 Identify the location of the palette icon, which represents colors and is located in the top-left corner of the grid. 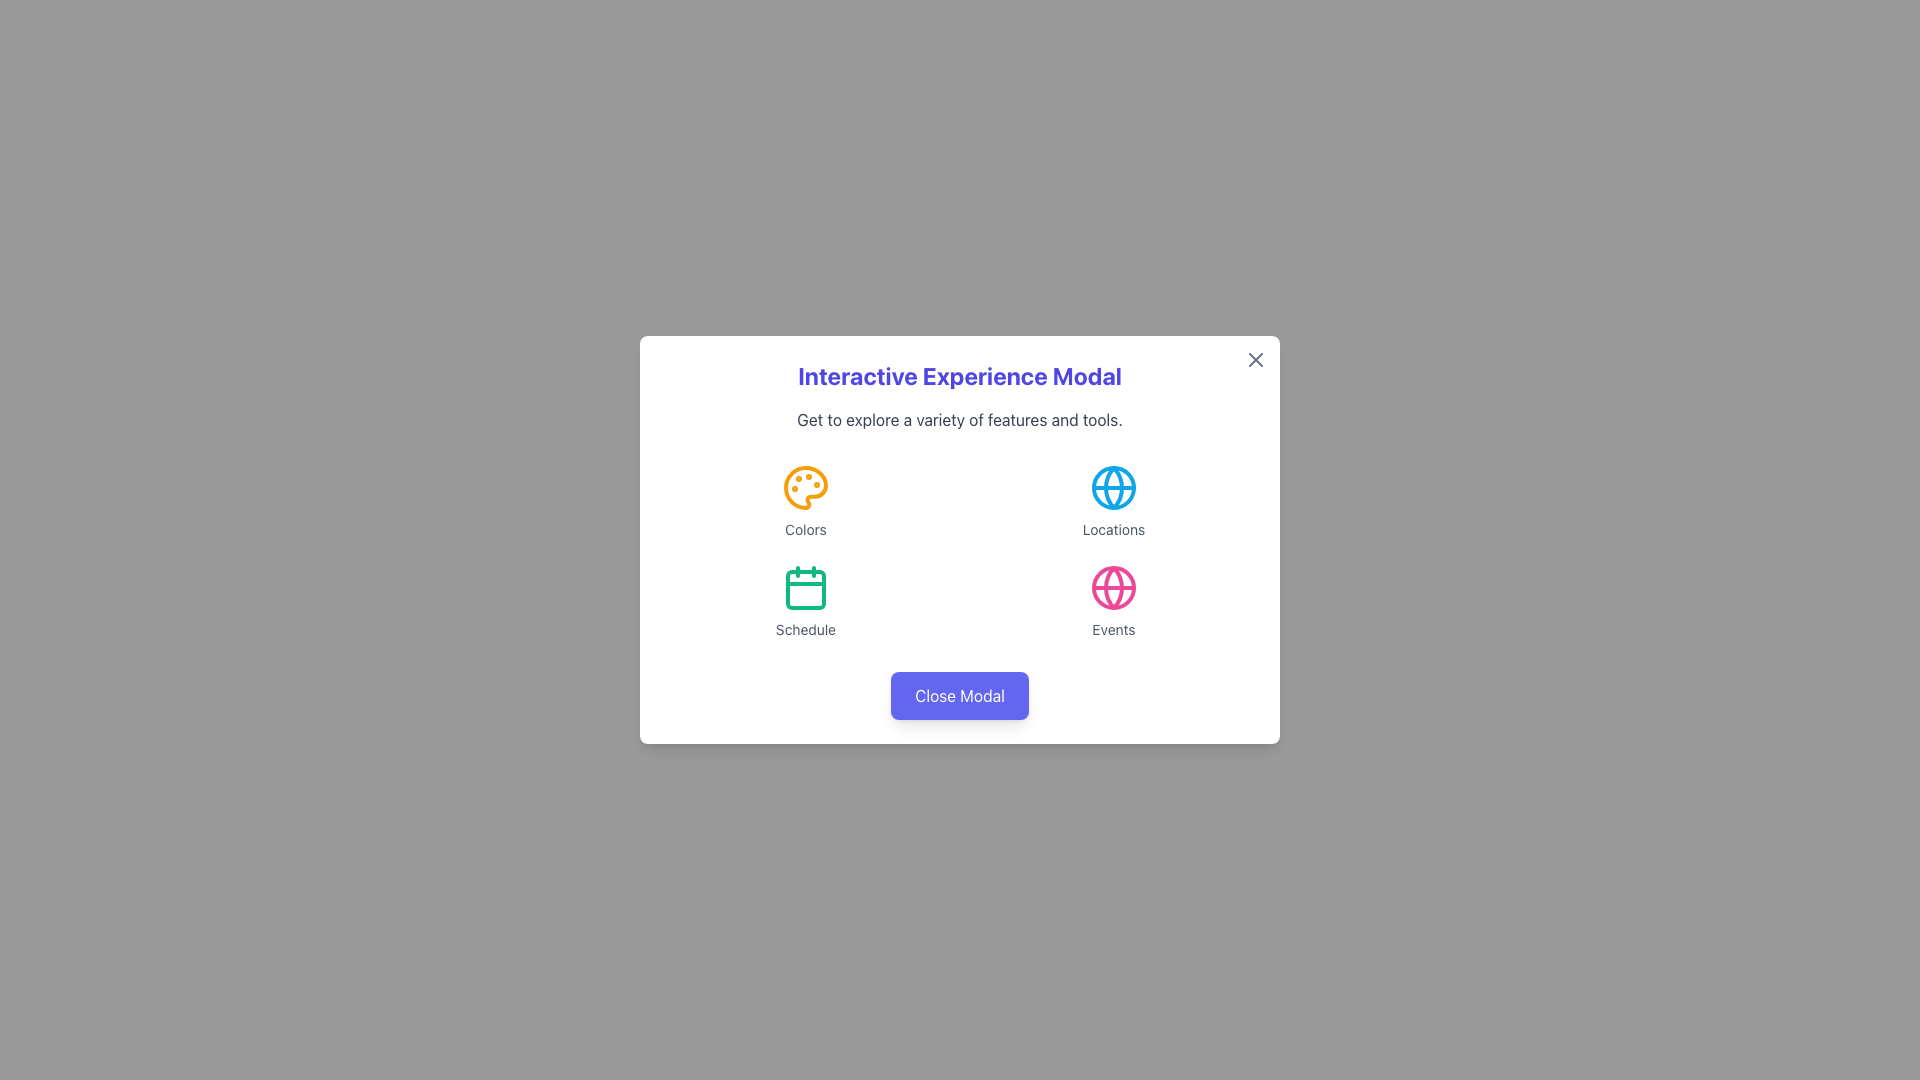
(806, 488).